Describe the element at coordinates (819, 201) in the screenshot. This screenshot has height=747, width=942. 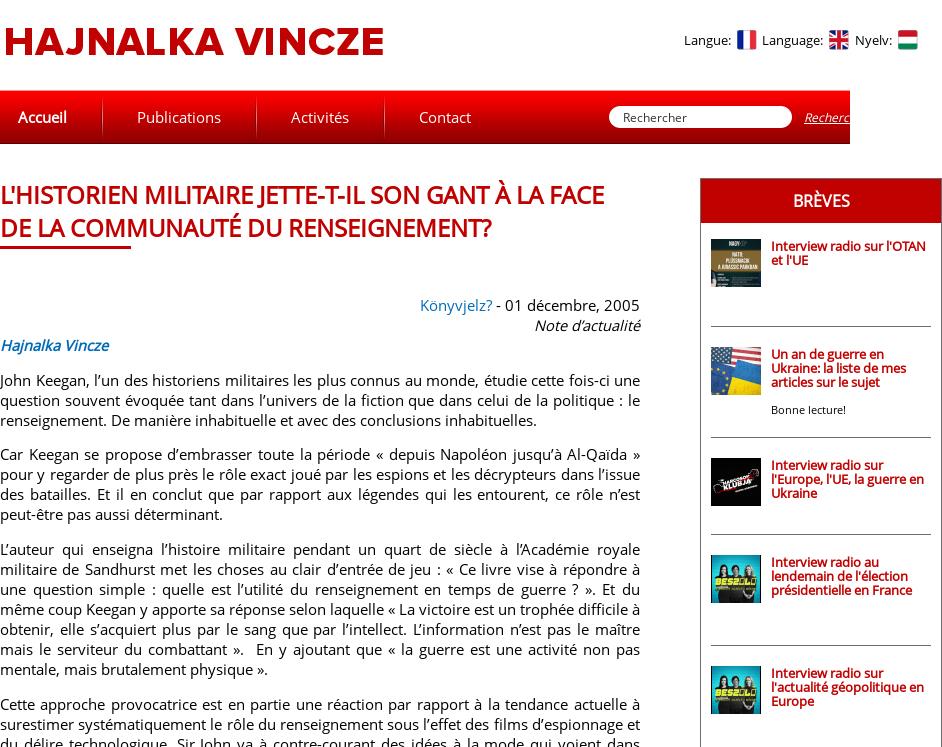
I see `'Brèves'` at that location.